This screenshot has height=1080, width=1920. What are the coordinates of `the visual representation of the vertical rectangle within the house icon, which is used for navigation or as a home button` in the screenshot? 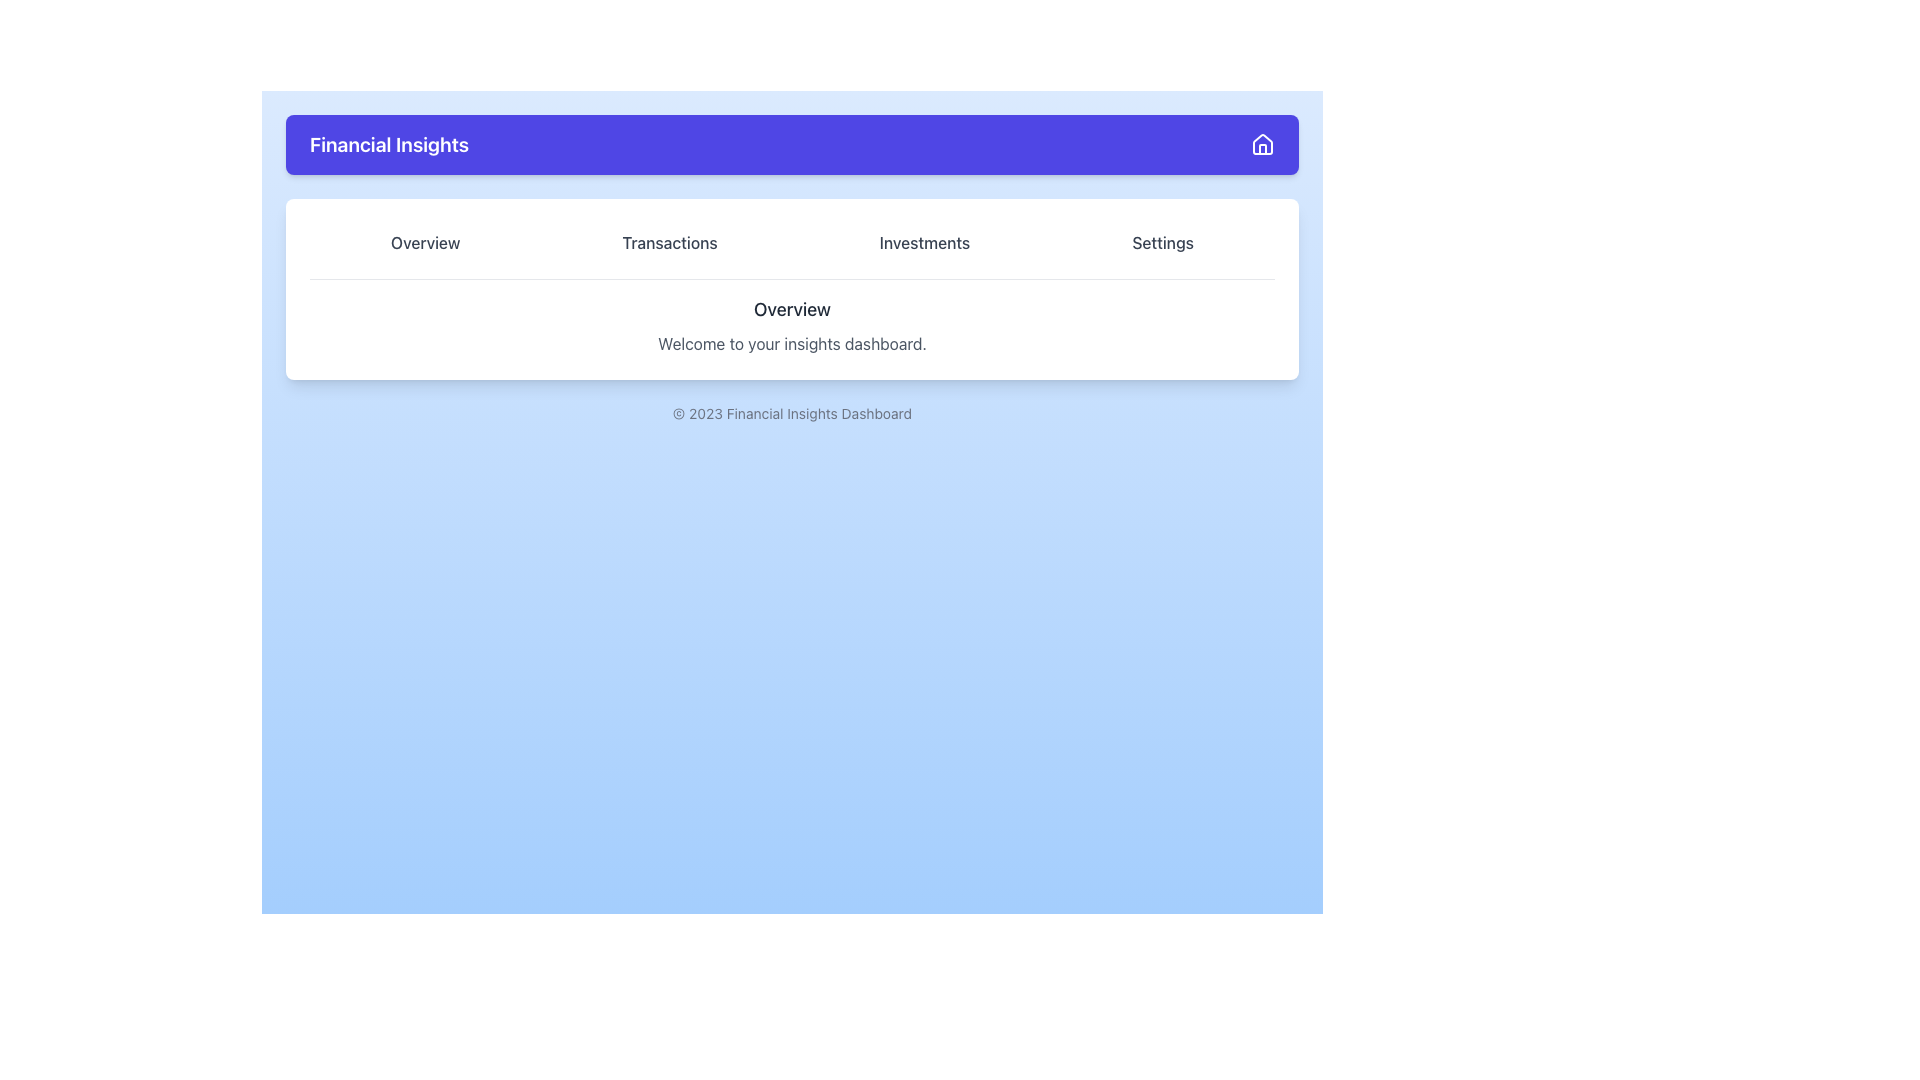 It's located at (1261, 148).